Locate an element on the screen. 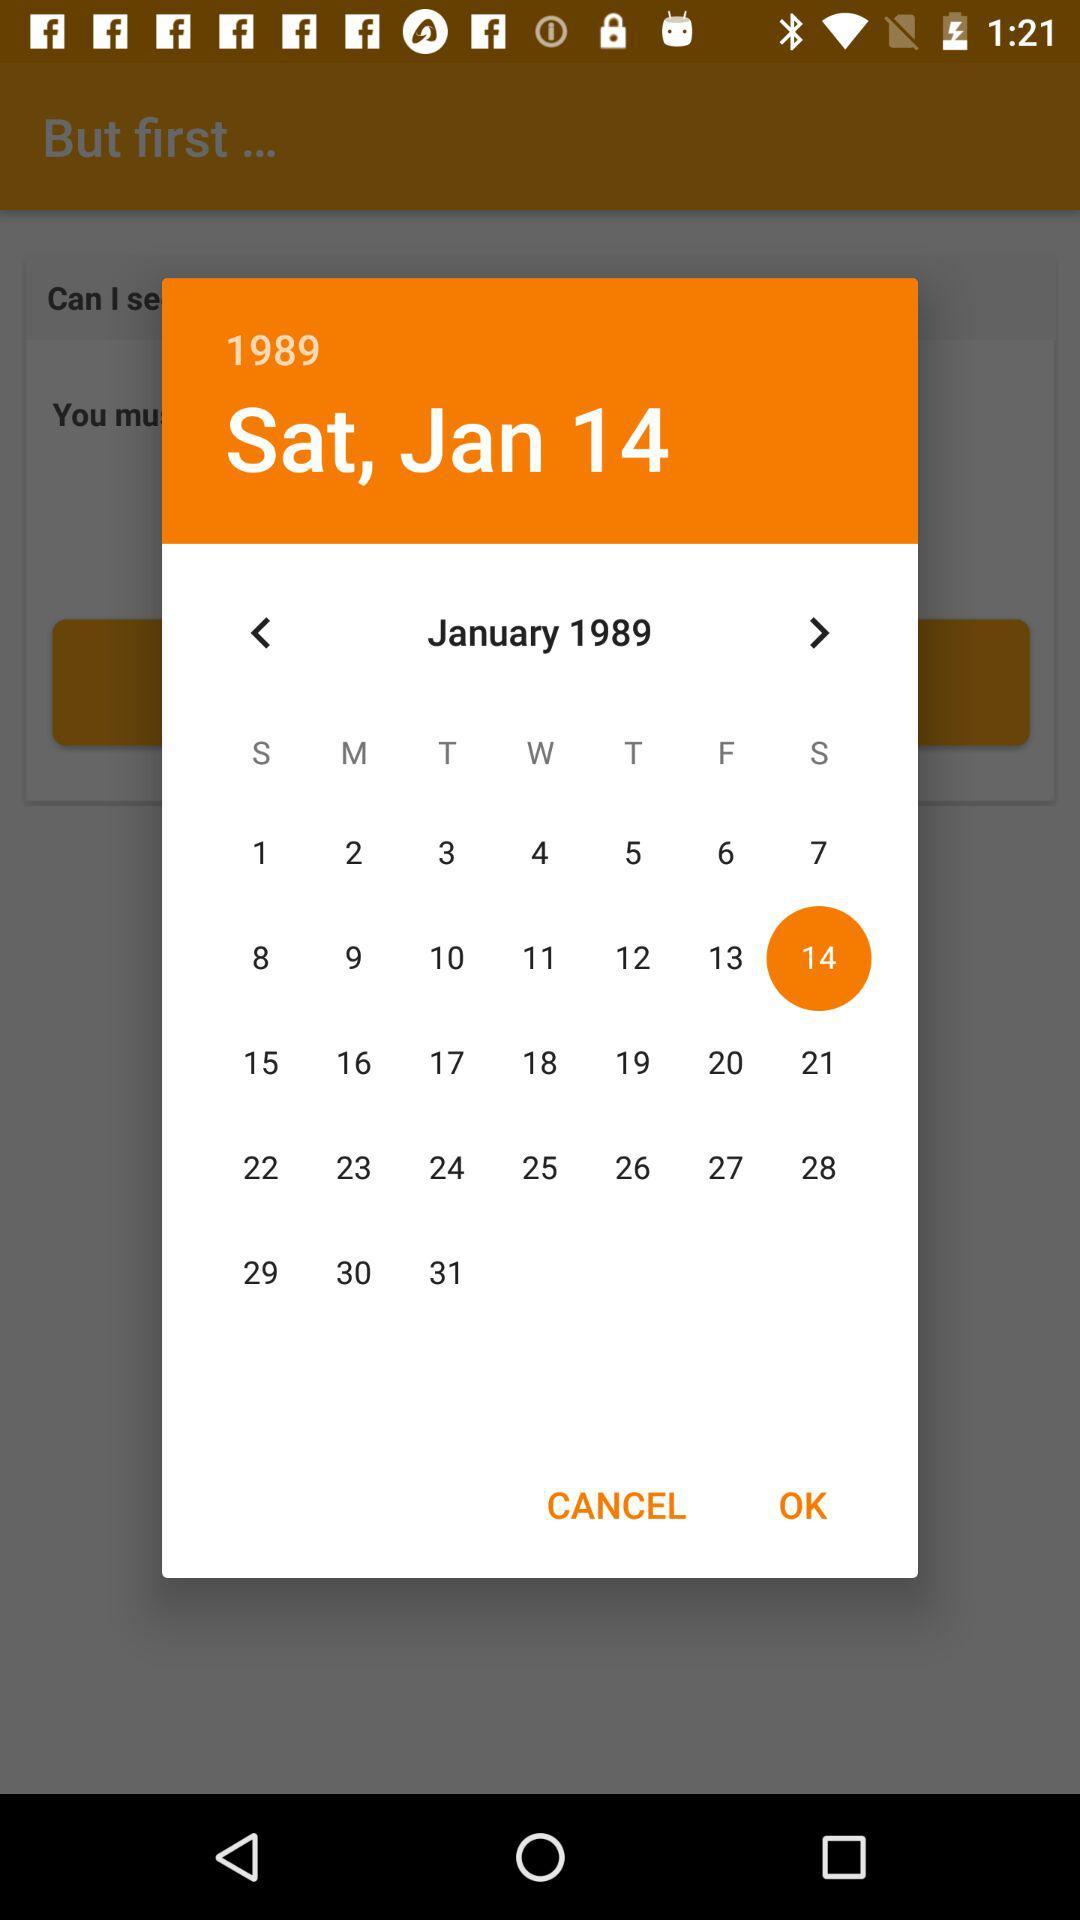 The height and width of the screenshot is (1920, 1080). item to the left of the ok item is located at coordinates (615, 1504).